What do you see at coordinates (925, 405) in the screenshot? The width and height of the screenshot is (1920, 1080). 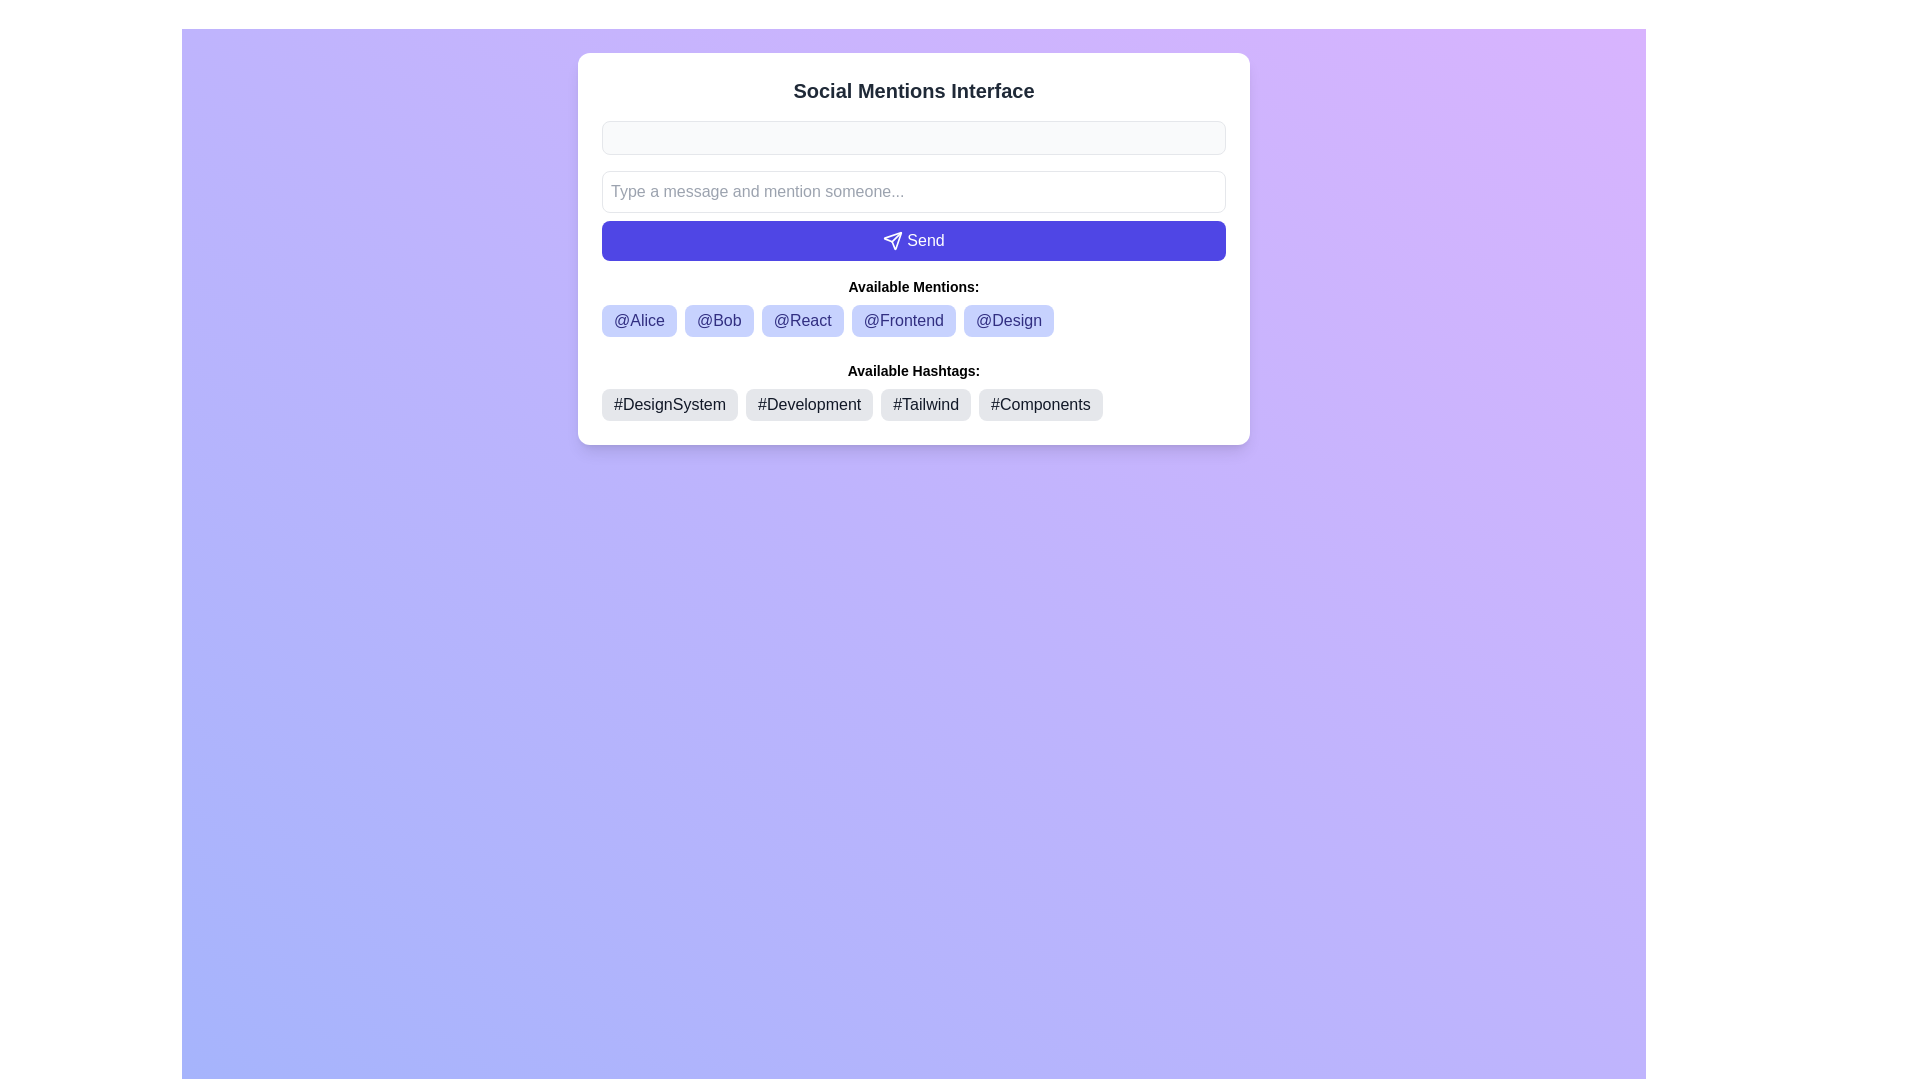 I see `the Decorative label displaying '#Tailwind', which is the third hashtag label in a row of four, styled with a dark gray font on a gray background` at bounding box center [925, 405].